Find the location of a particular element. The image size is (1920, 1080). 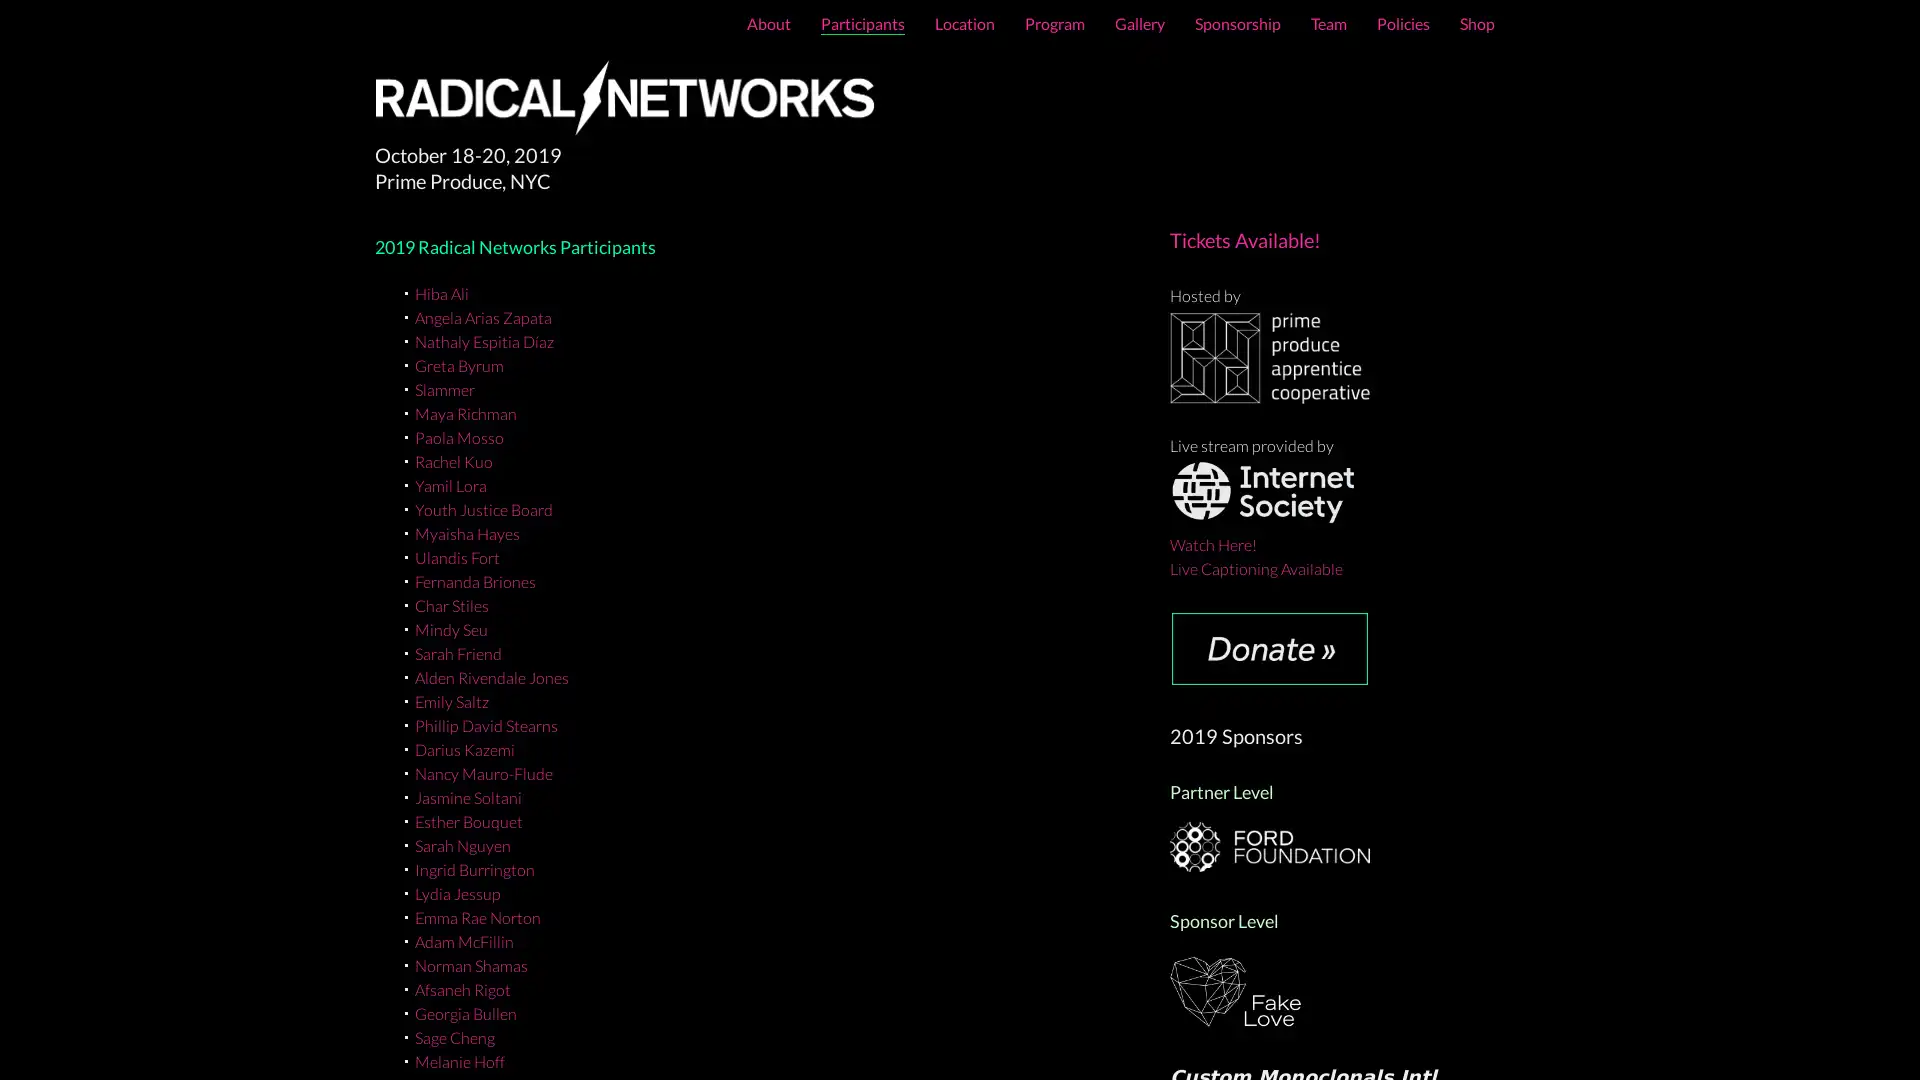

Donate with PayPal button is located at coordinates (1269, 648).